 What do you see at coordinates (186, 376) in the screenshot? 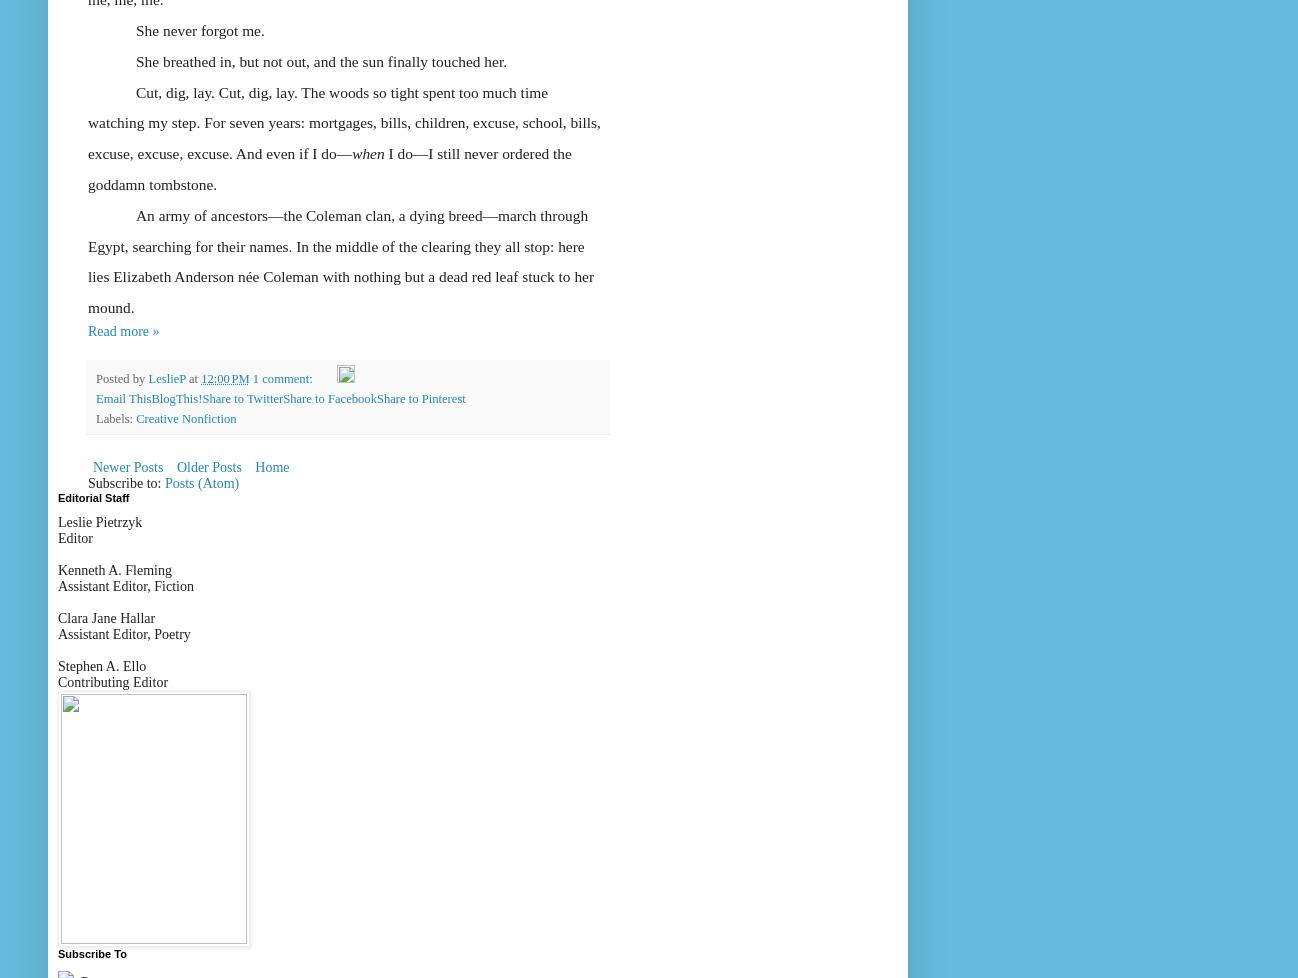
I see `'at'` at bounding box center [186, 376].